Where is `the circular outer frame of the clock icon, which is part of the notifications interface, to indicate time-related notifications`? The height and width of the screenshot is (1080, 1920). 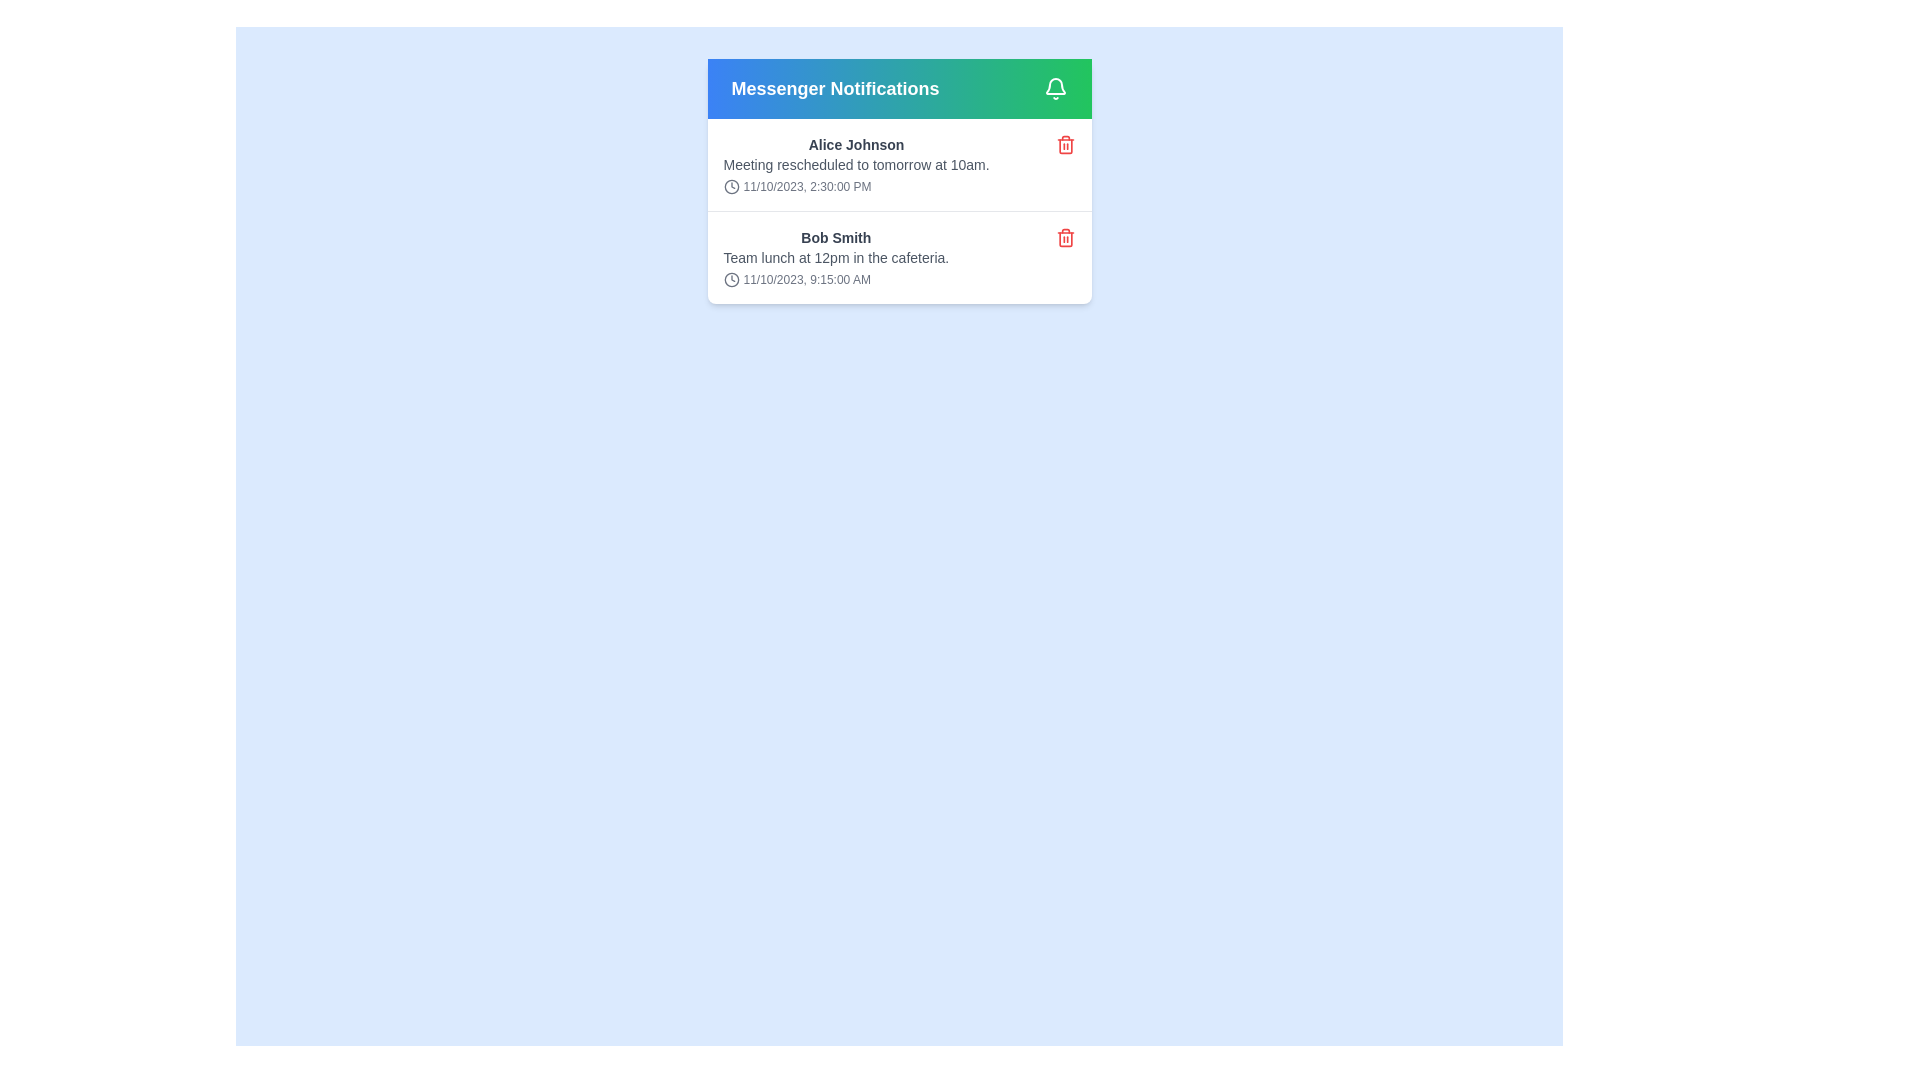
the circular outer frame of the clock icon, which is part of the notifications interface, to indicate time-related notifications is located at coordinates (730, 186).